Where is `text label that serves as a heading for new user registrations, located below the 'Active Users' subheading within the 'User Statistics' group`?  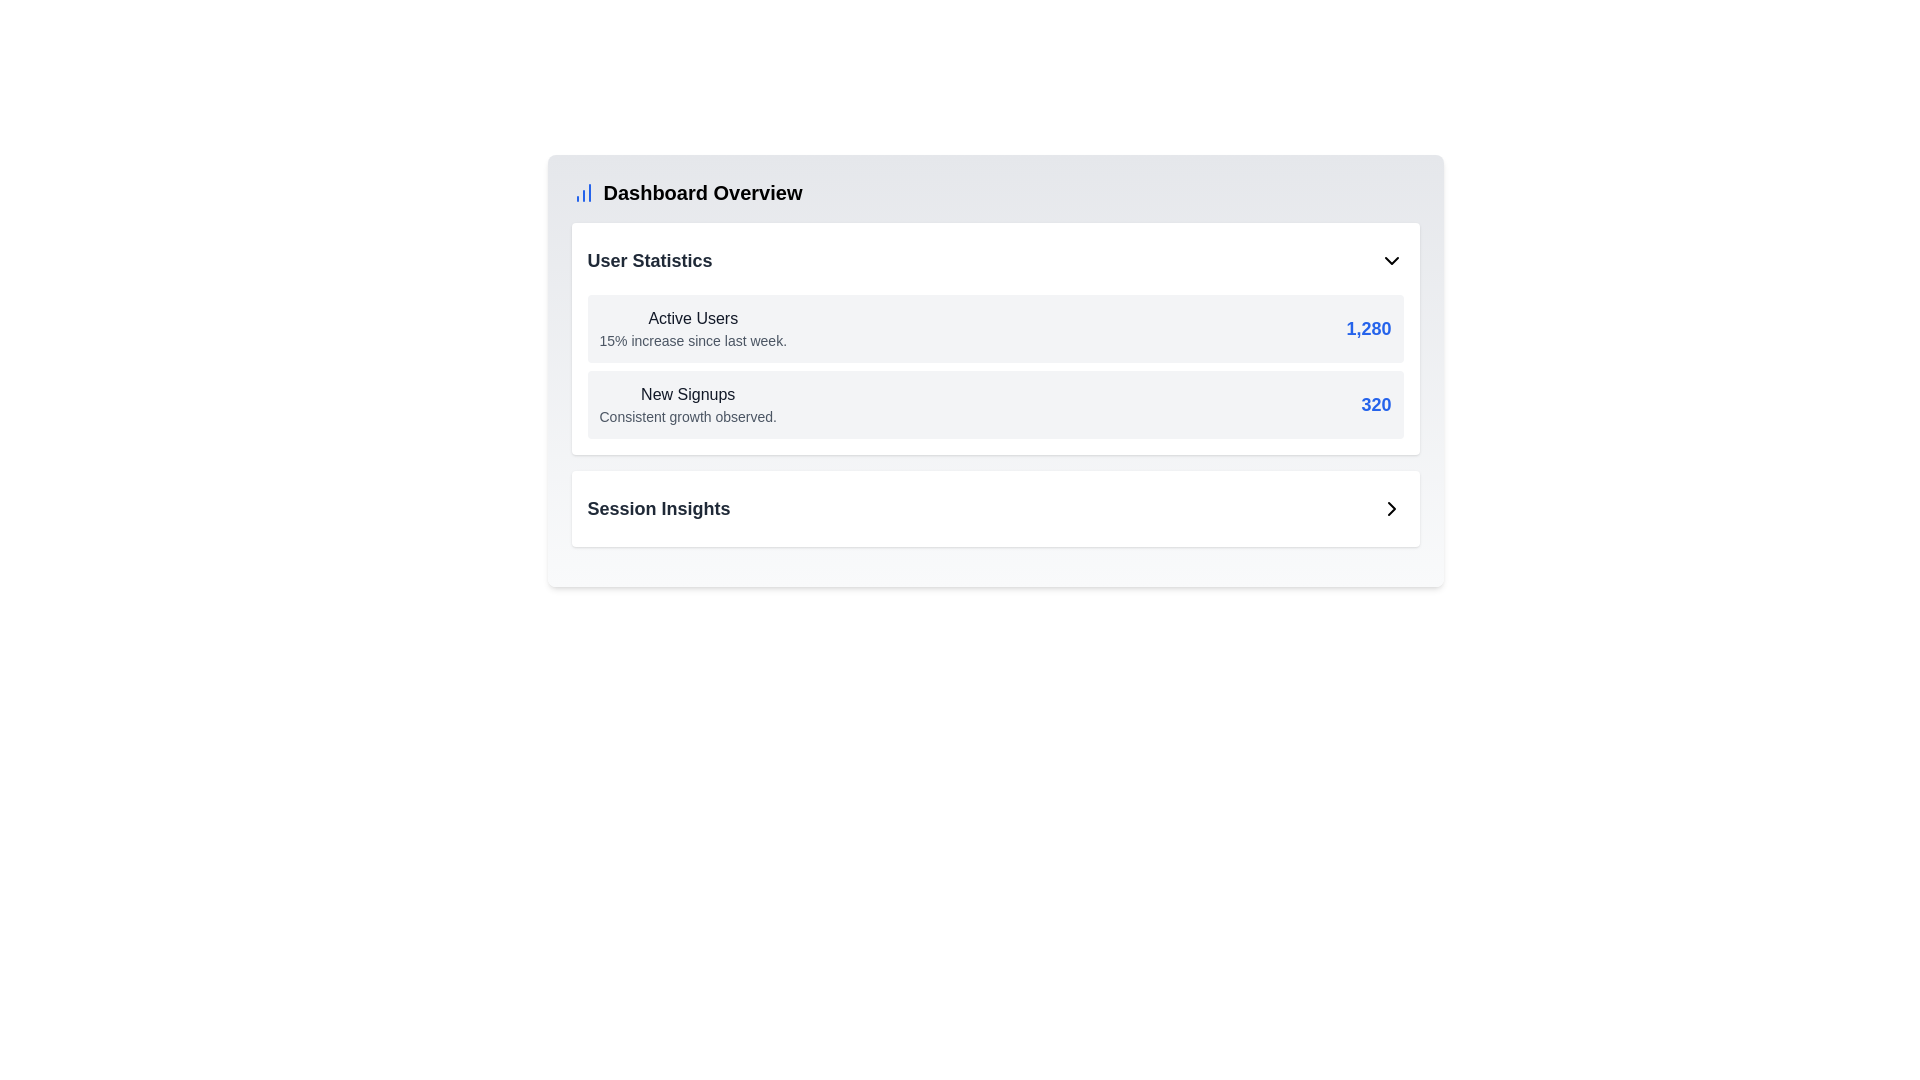 text label that serves as a heading for new user registrations, located below the 'Active Users' subheading within the 'User Statistics' group is located at coordinates (688, 394).